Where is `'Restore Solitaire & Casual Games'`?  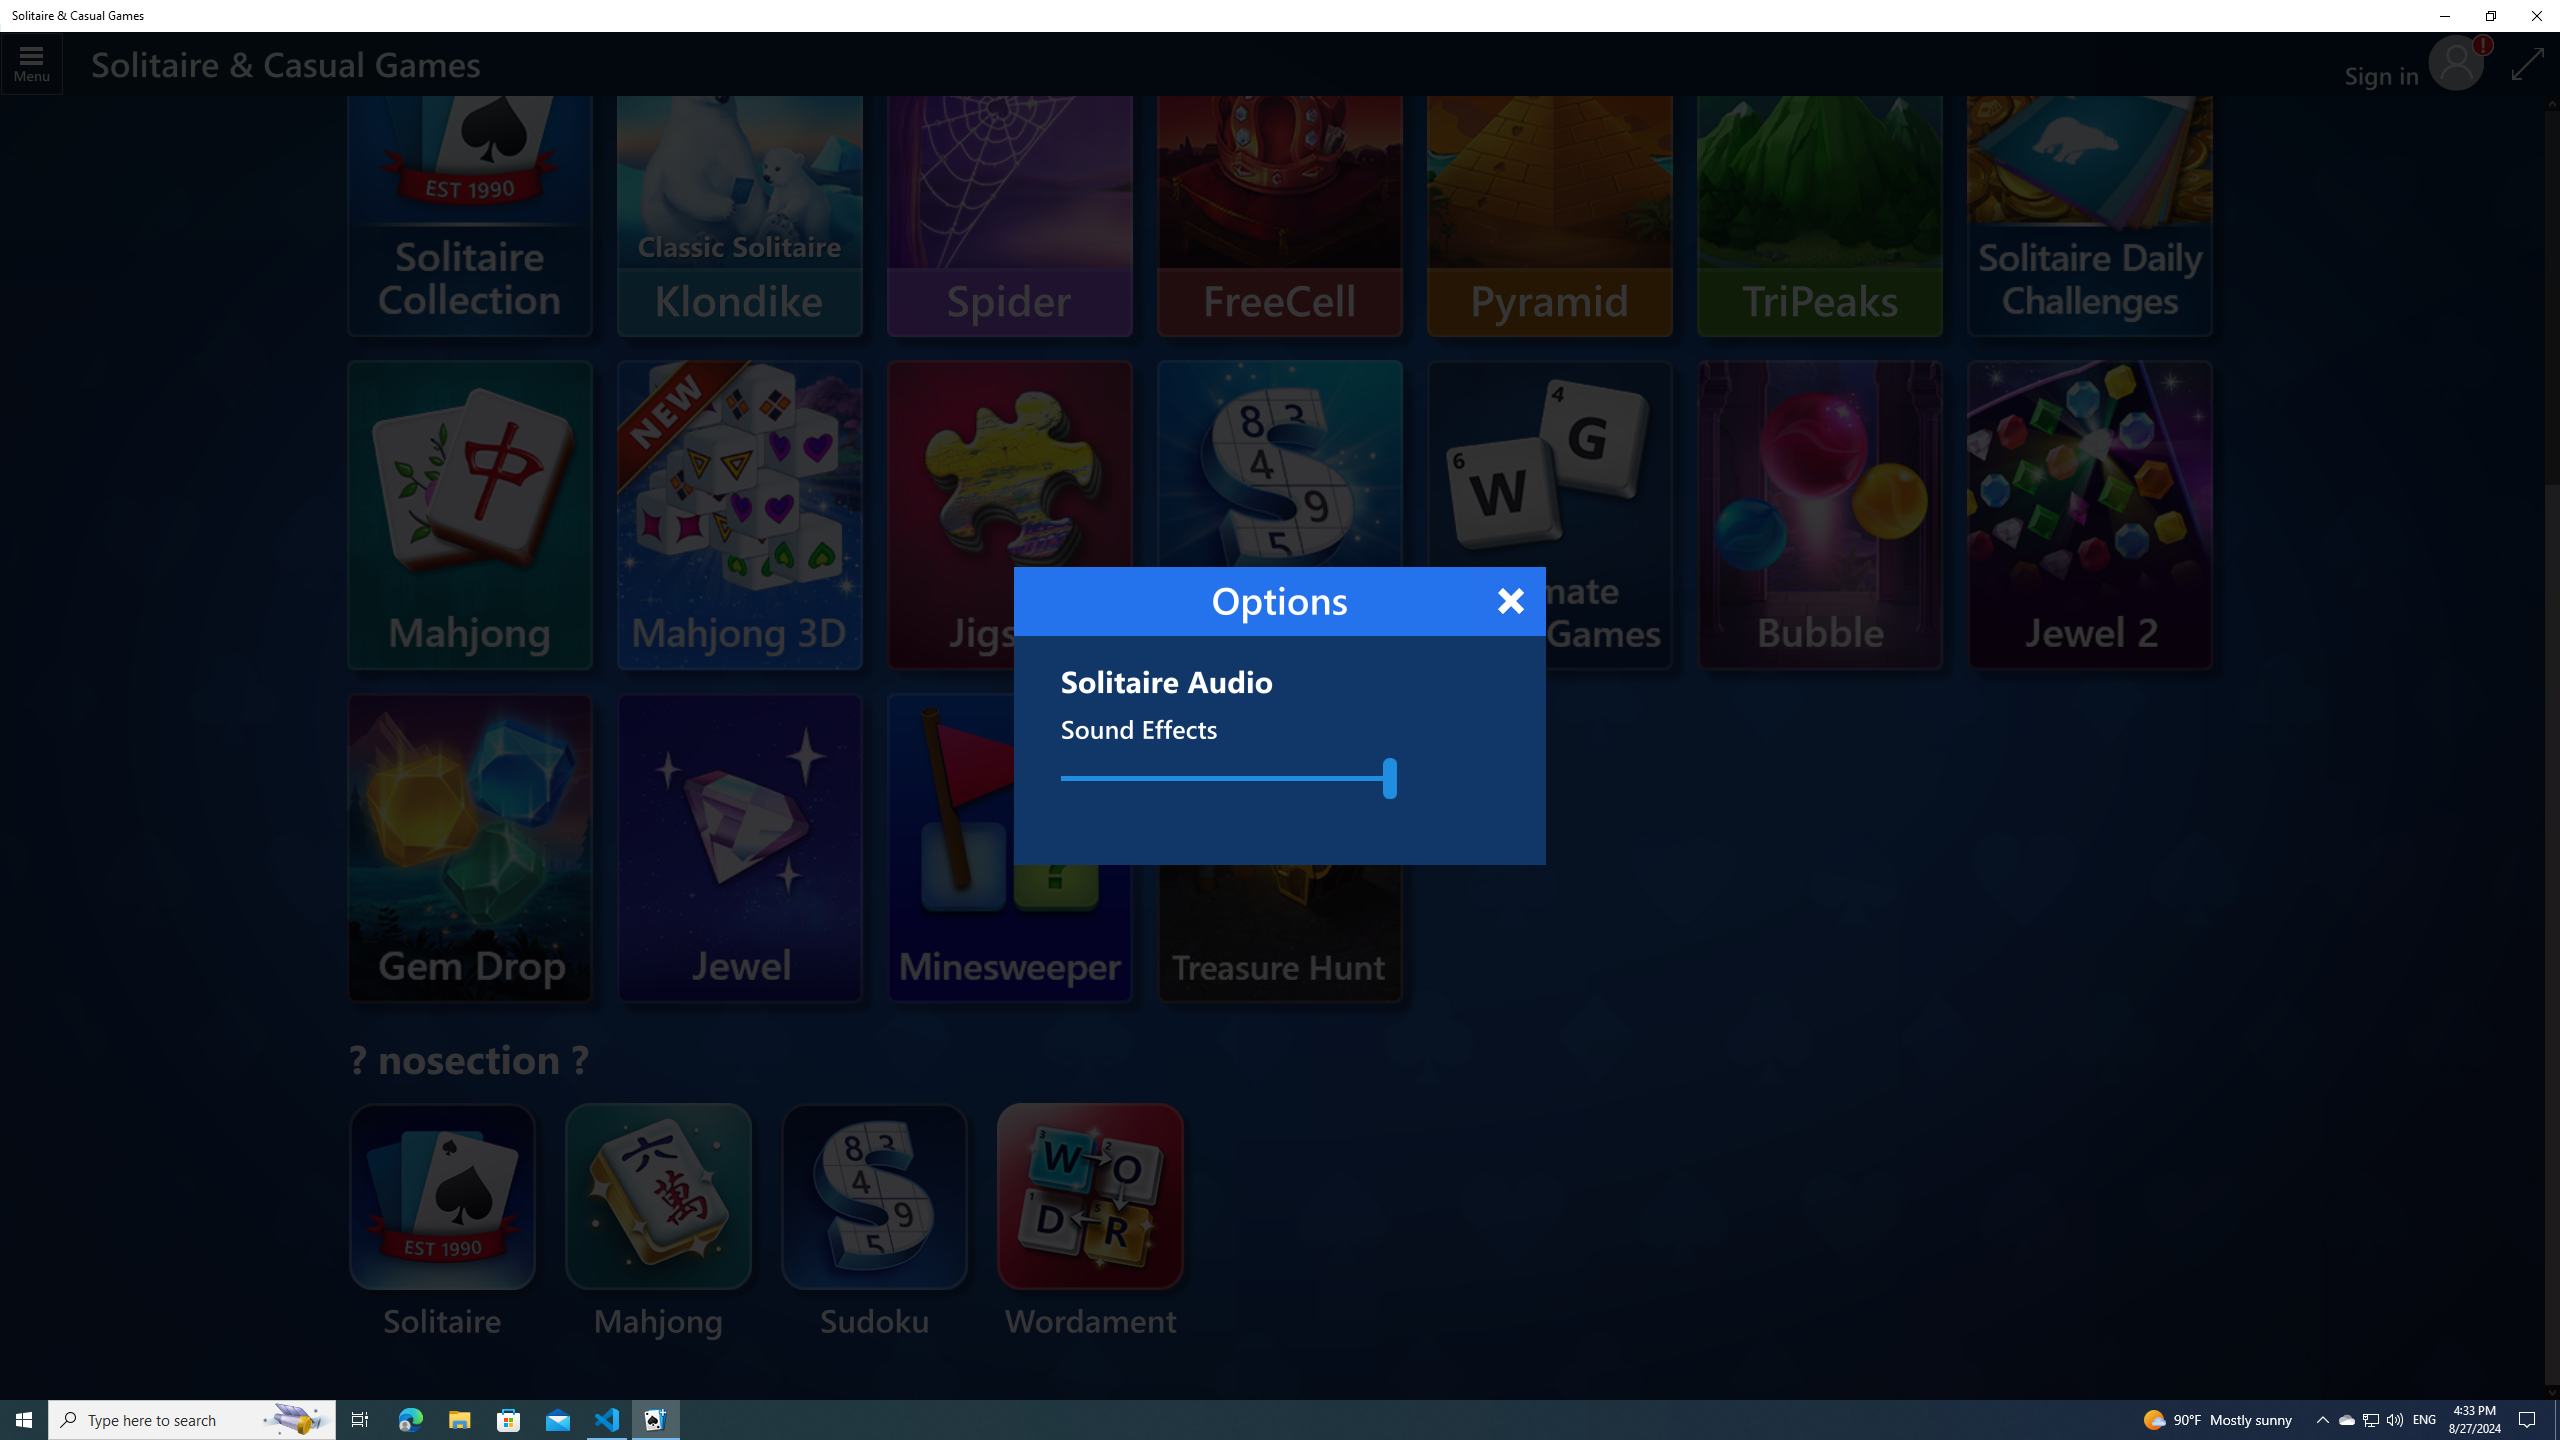 'Restore Solitaire & Casual Games' is located at coordinates (2490, 15).